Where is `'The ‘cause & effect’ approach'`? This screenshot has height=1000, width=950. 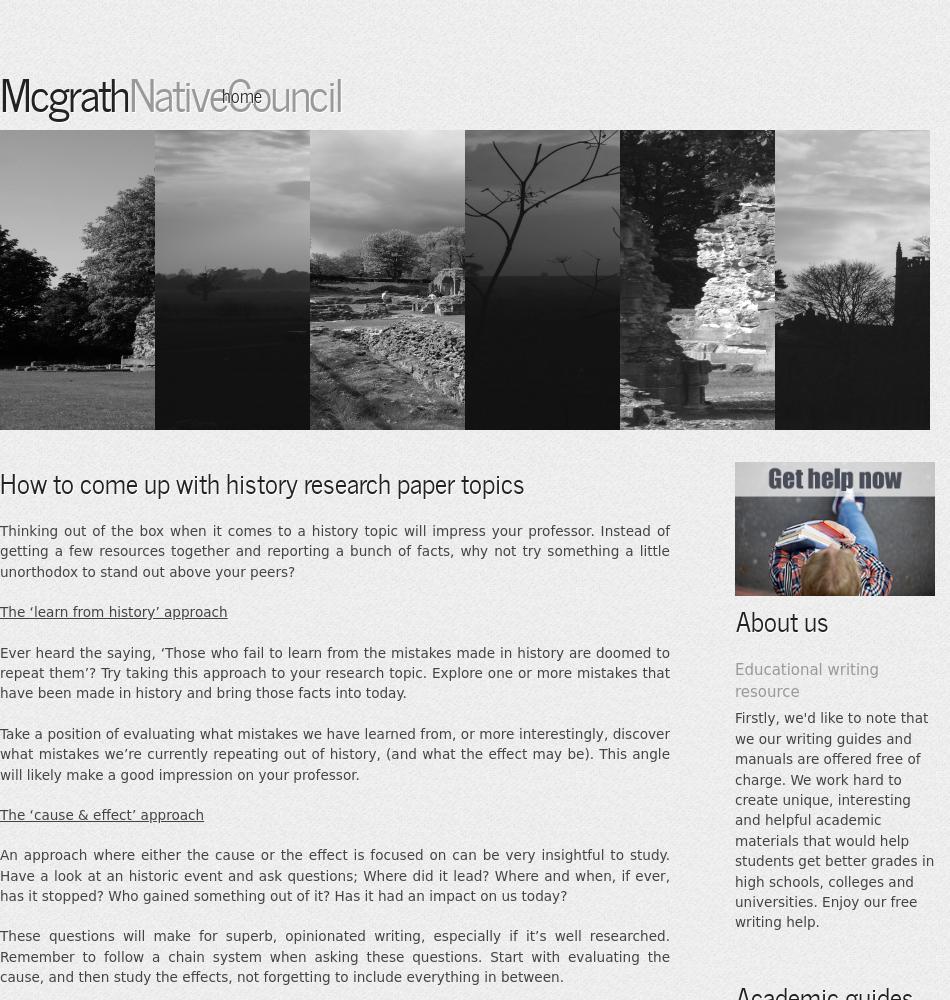 'The ‘cause & effect’ approach' is located at coordinates (0, 813).